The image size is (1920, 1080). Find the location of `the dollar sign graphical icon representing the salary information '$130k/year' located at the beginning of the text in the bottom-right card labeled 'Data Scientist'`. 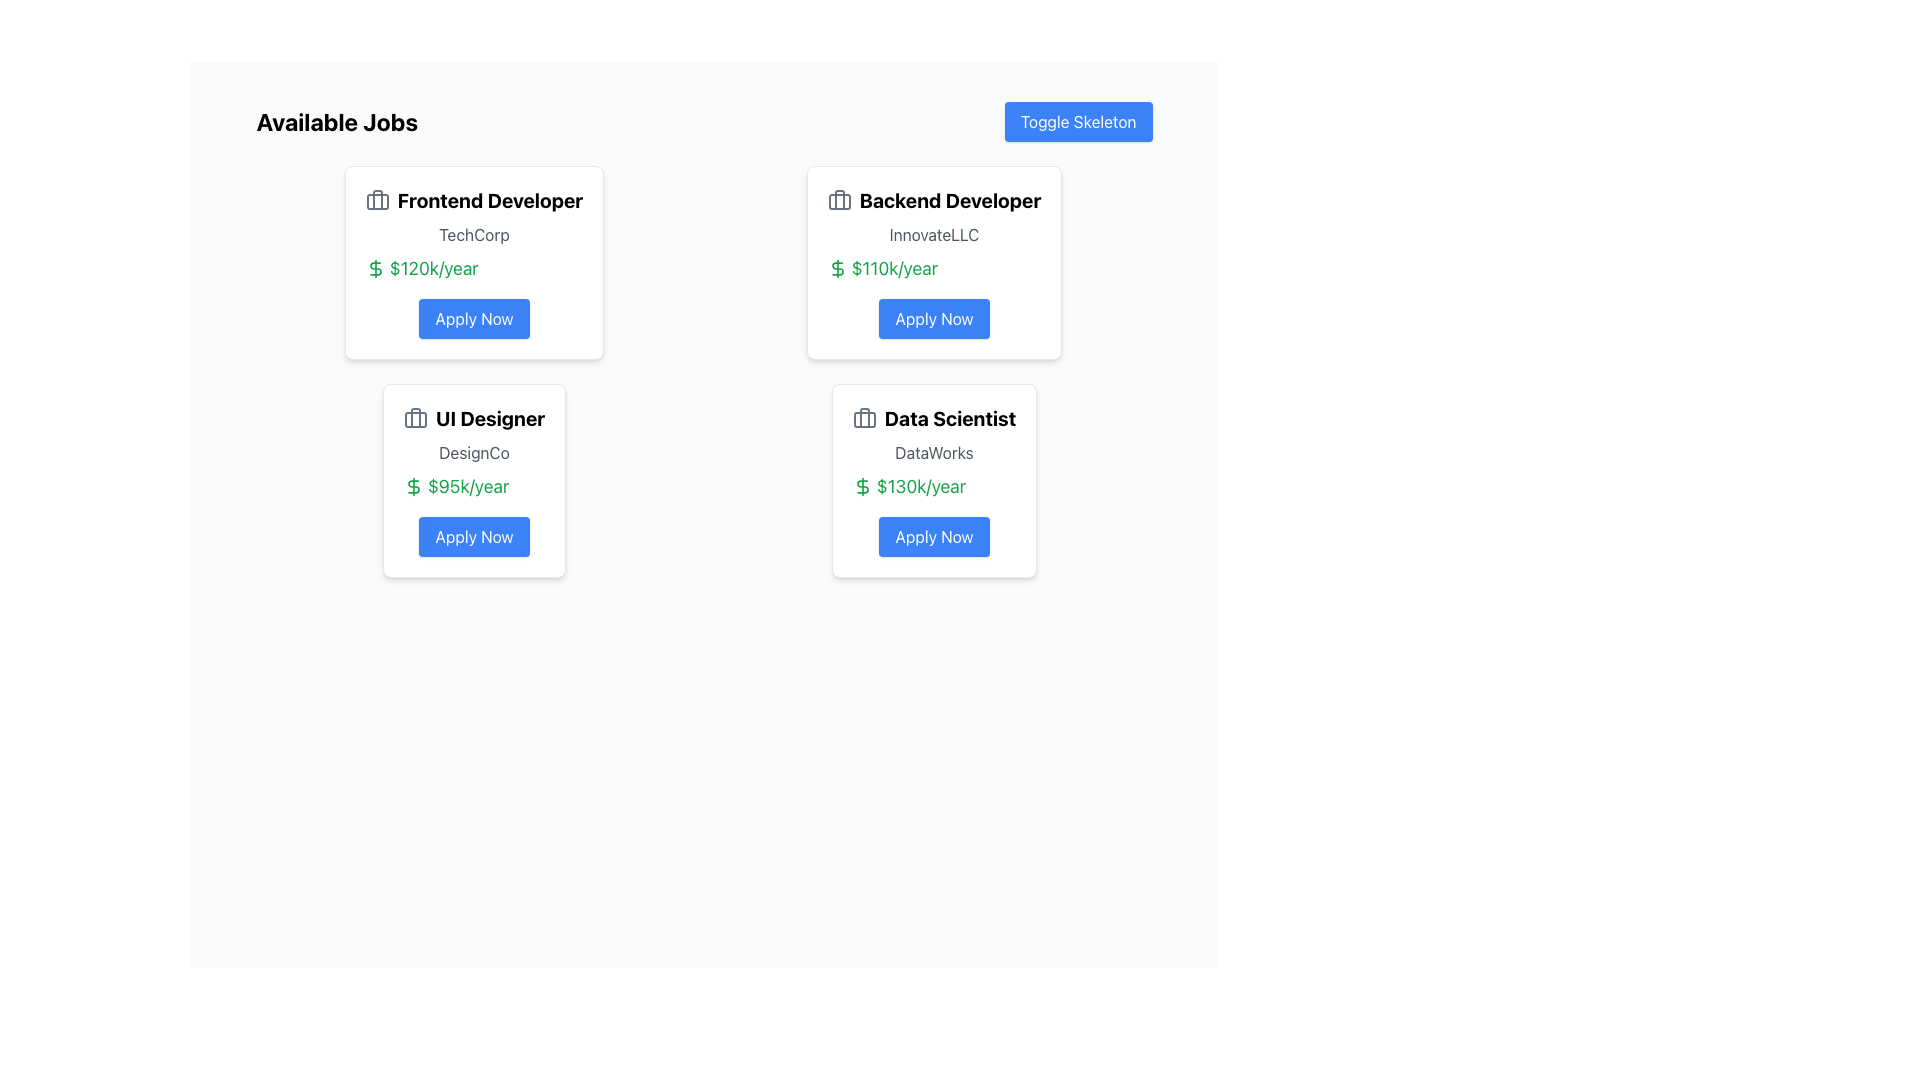

the dollar sign graphical icon representing the salary information '$130k/year' located at the beginning of the text in the bottom-right card labeled 'Data Scientist' is located at coordinates (862, 486).